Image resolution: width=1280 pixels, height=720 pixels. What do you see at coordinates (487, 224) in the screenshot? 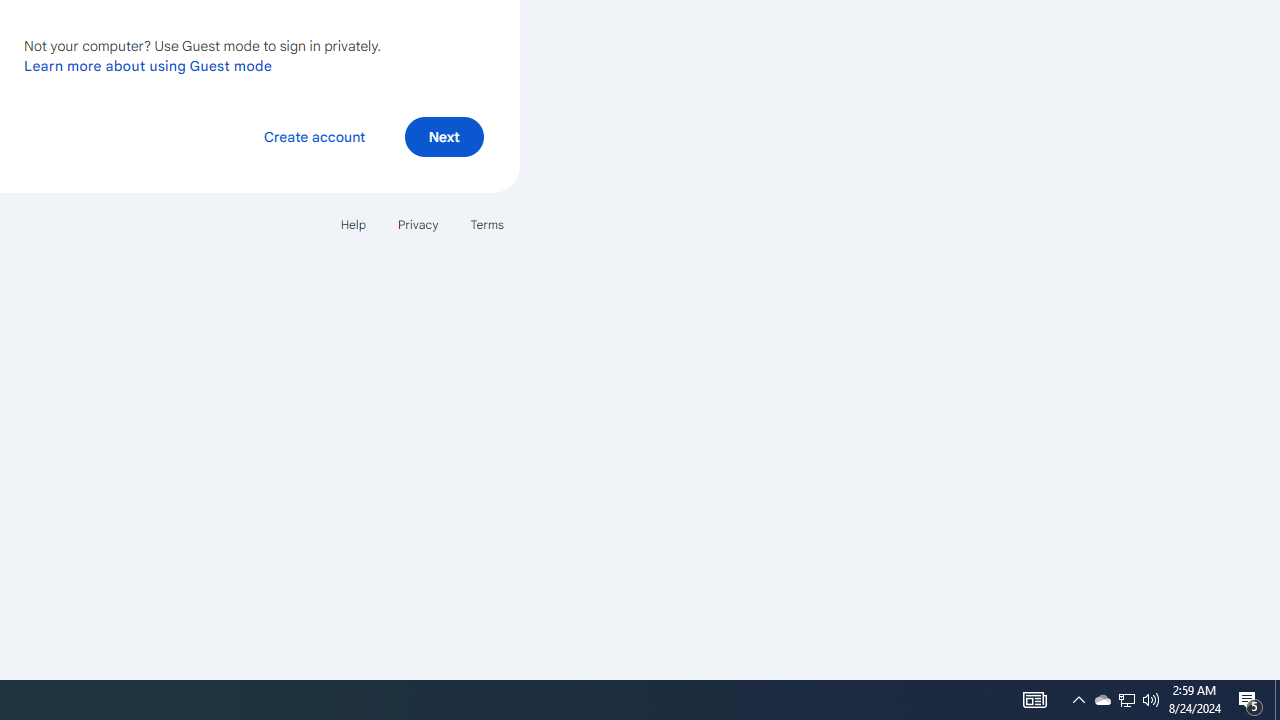
I see `'Terms'` at bounding box center [487, 224].